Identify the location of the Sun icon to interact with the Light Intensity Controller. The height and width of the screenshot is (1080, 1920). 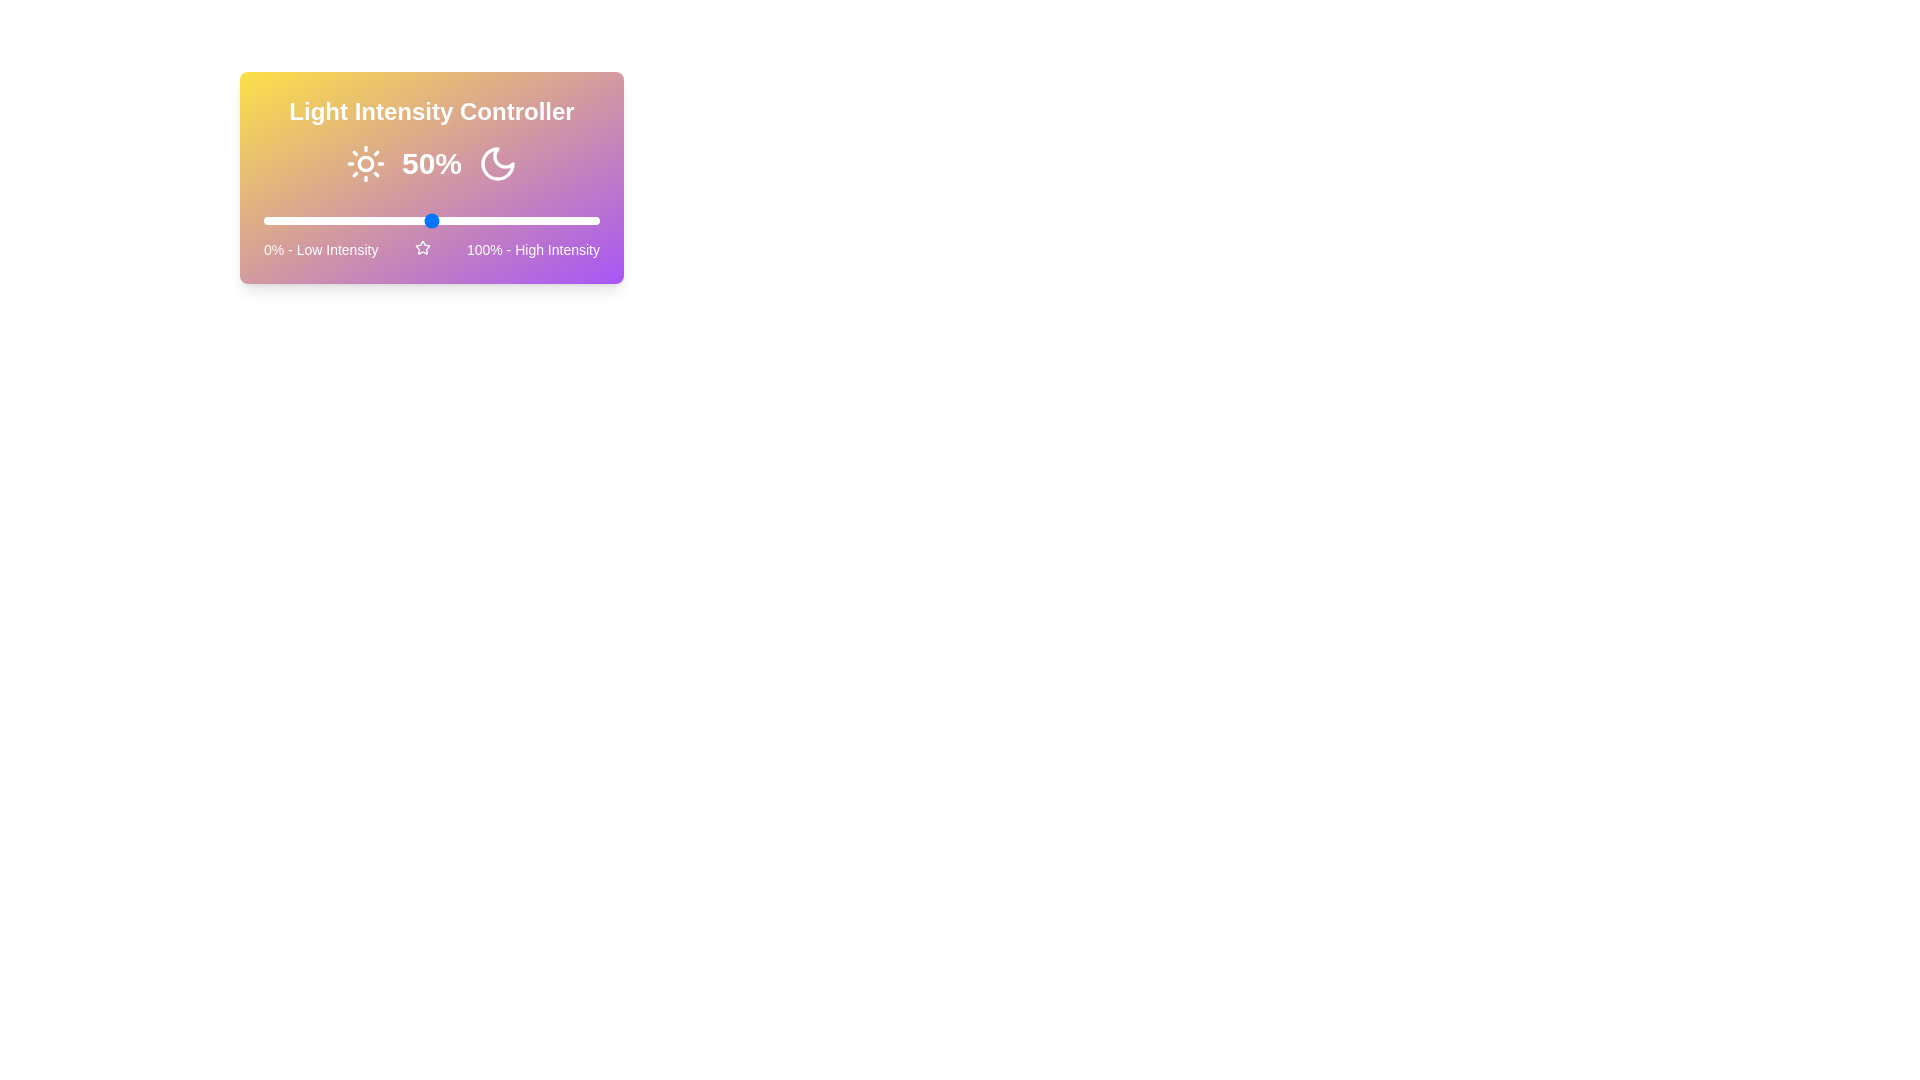
(365, 163).